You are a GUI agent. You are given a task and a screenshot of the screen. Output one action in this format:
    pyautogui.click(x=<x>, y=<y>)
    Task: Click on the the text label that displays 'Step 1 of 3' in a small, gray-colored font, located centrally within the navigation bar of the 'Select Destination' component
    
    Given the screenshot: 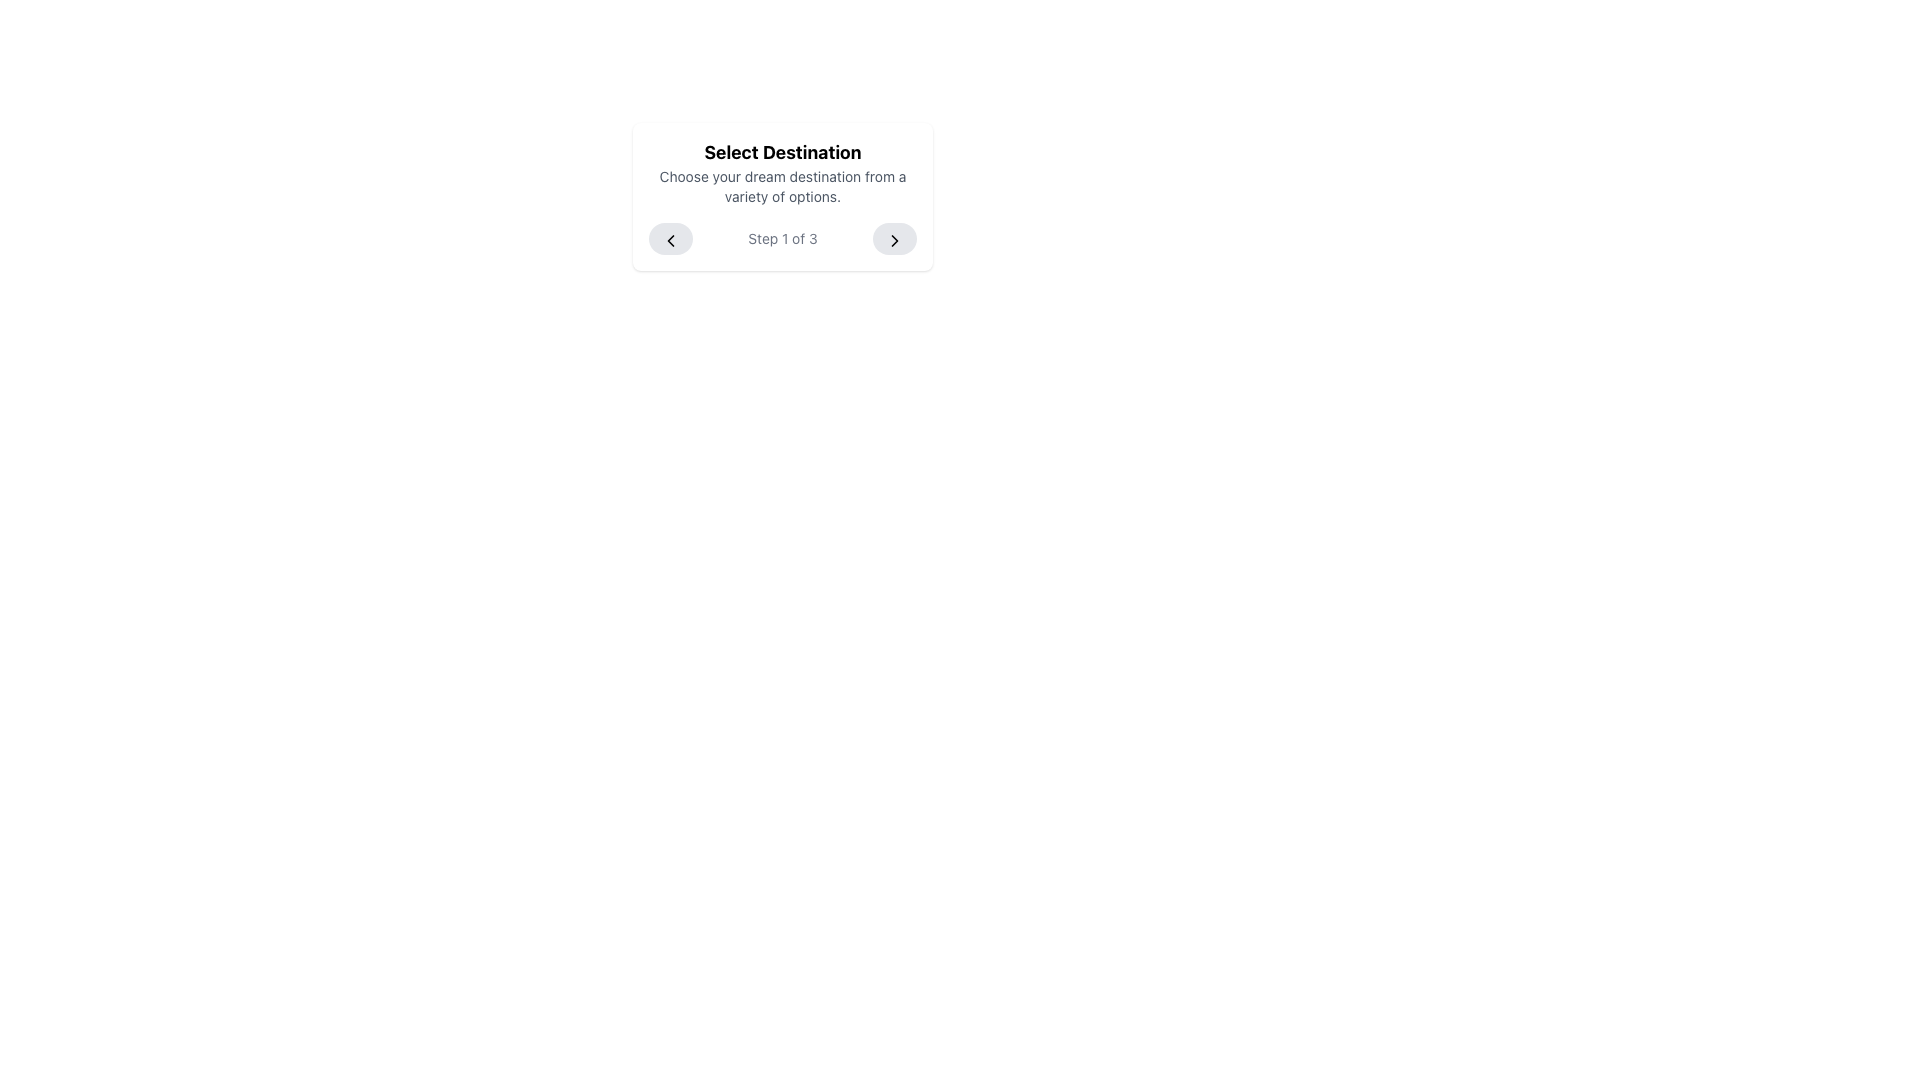 What is the action you would take?
    pyautogui.click(x=781, y=238)
    